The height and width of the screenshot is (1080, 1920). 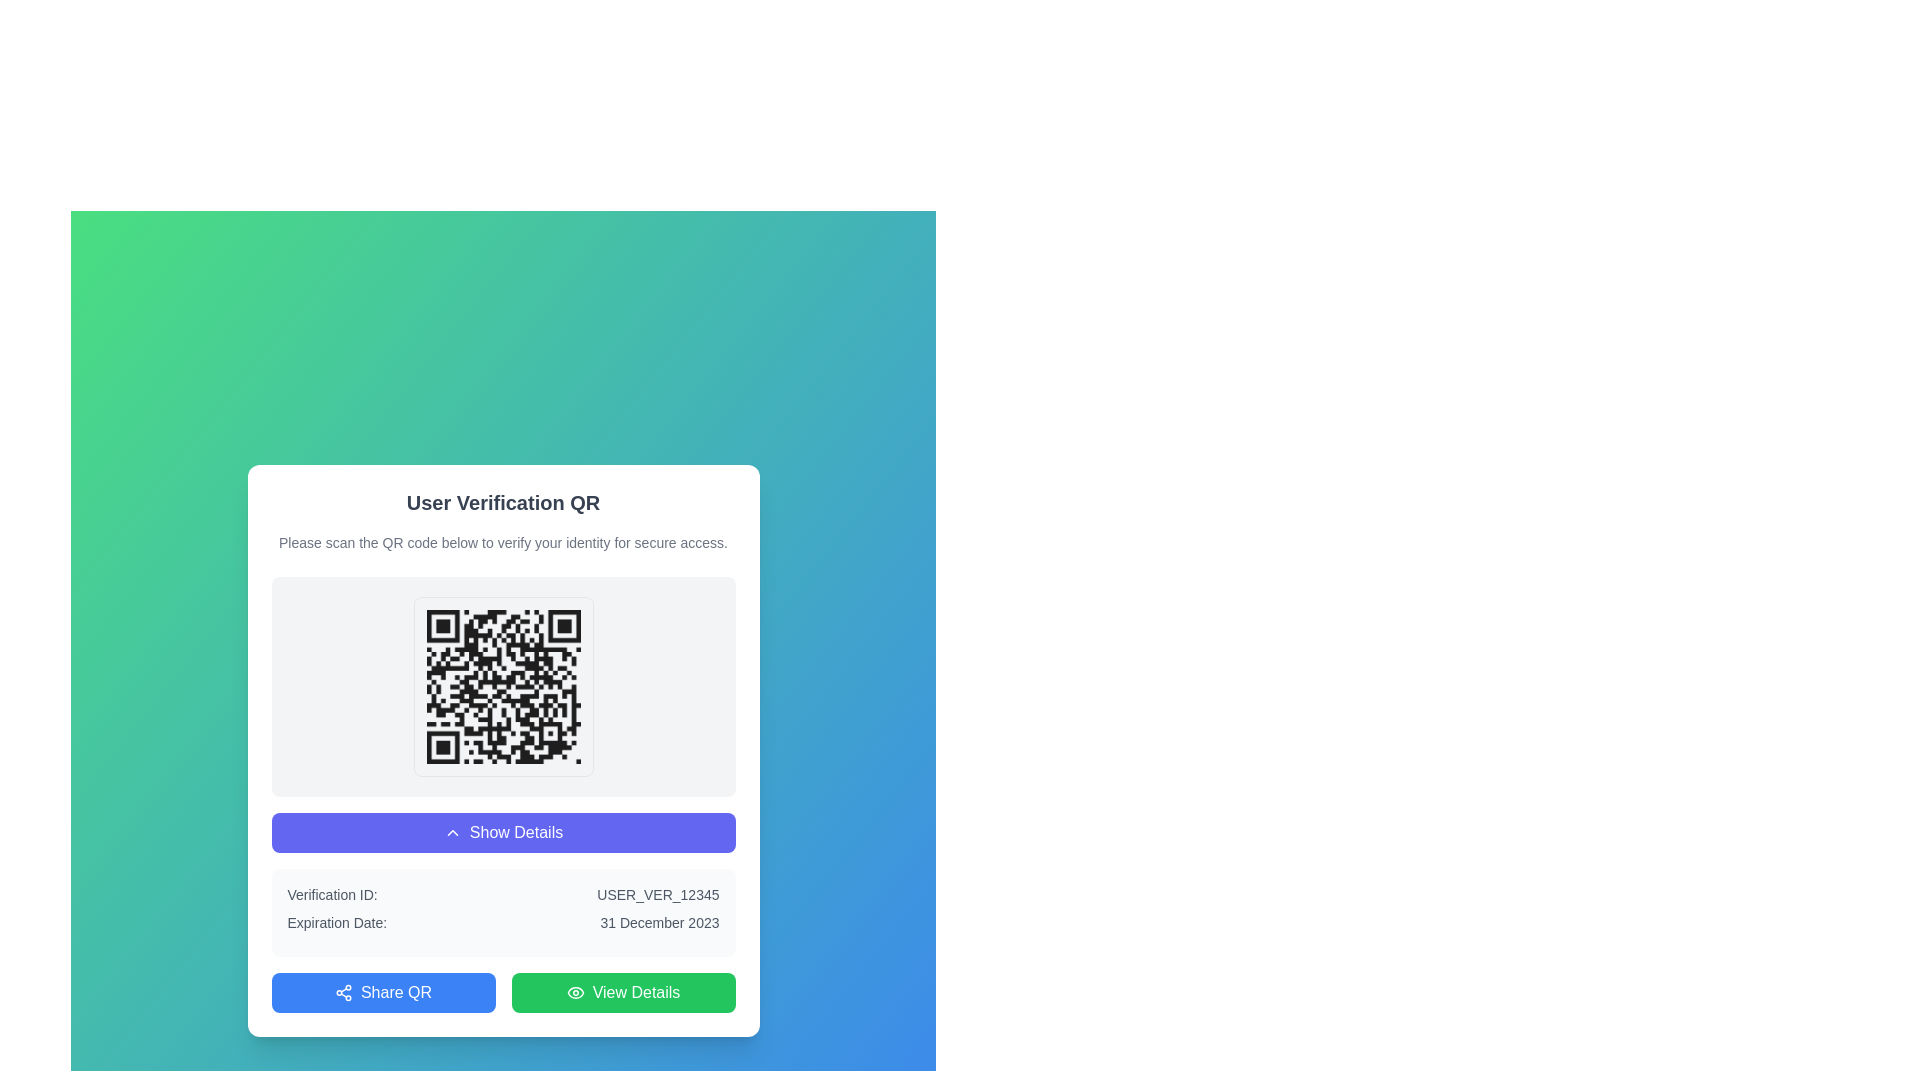 What do you see at coordinates (343, 992) in the screenshot?
I see `the share icon, which is part of the 'Share QR' button at the bottom-left corner of the card, visually positioned to the left of the text 'Share QR'` at bounding box center [343, 992].